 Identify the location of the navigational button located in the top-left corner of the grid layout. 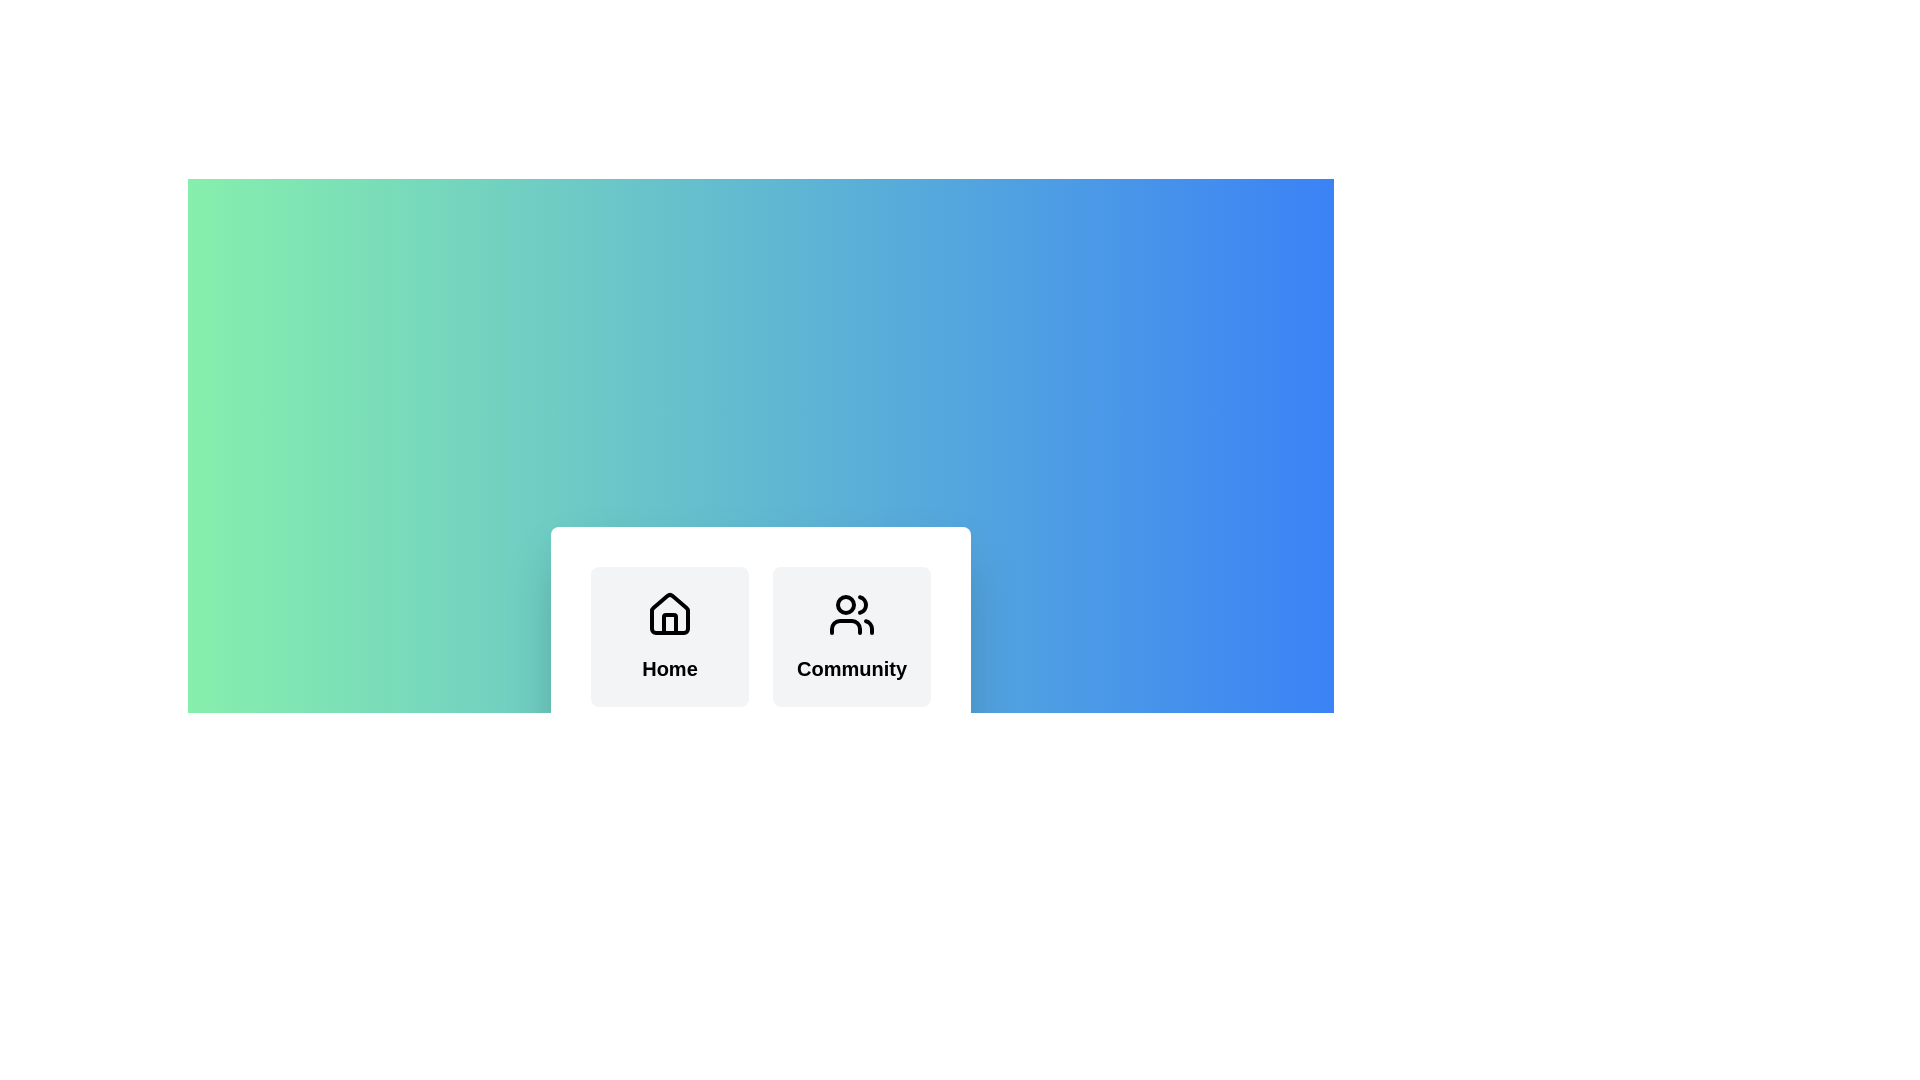
(670, 636).